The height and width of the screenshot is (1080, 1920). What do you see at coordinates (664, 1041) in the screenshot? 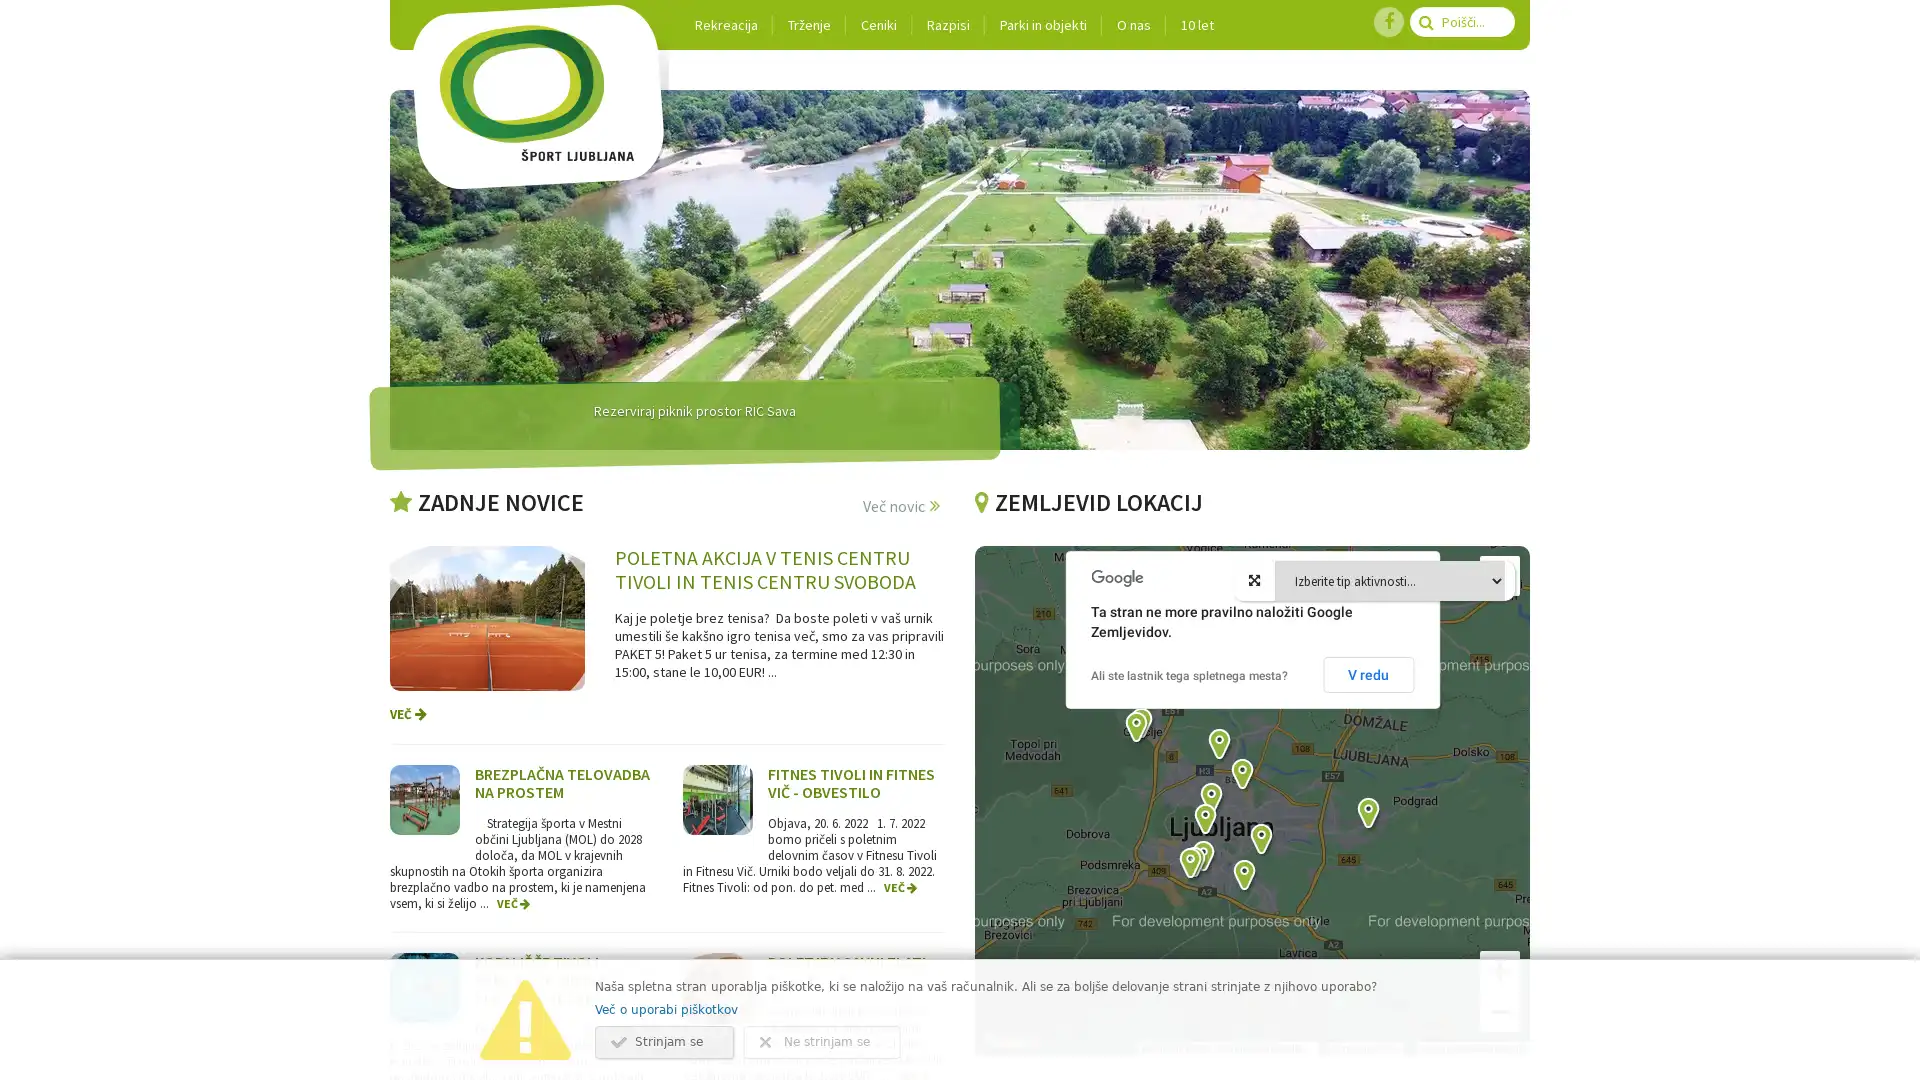
I see `Strinjam se` at bounding box center [664, 1041].